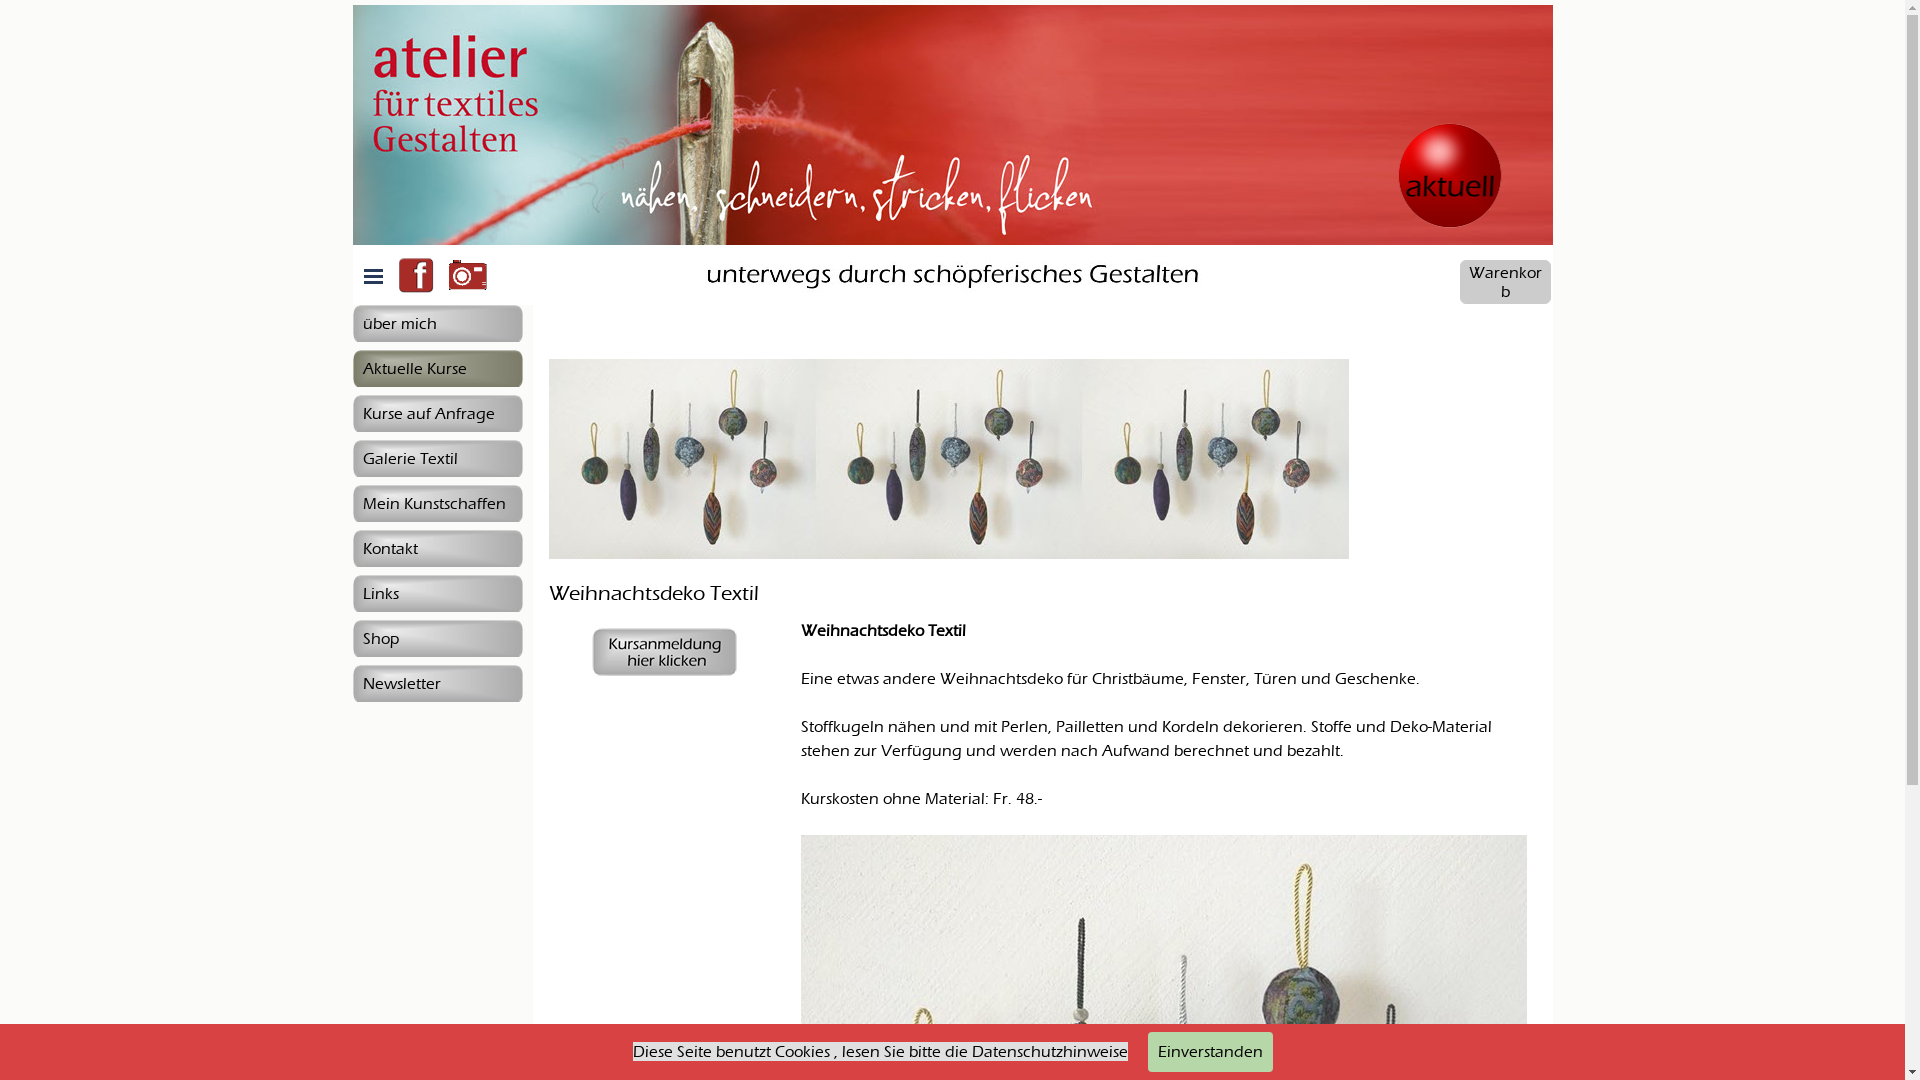  What do you see at coordinates (1505, 281) in the screenshot?
I see `'Warenkorb'` at bounding box center [1505, 281].